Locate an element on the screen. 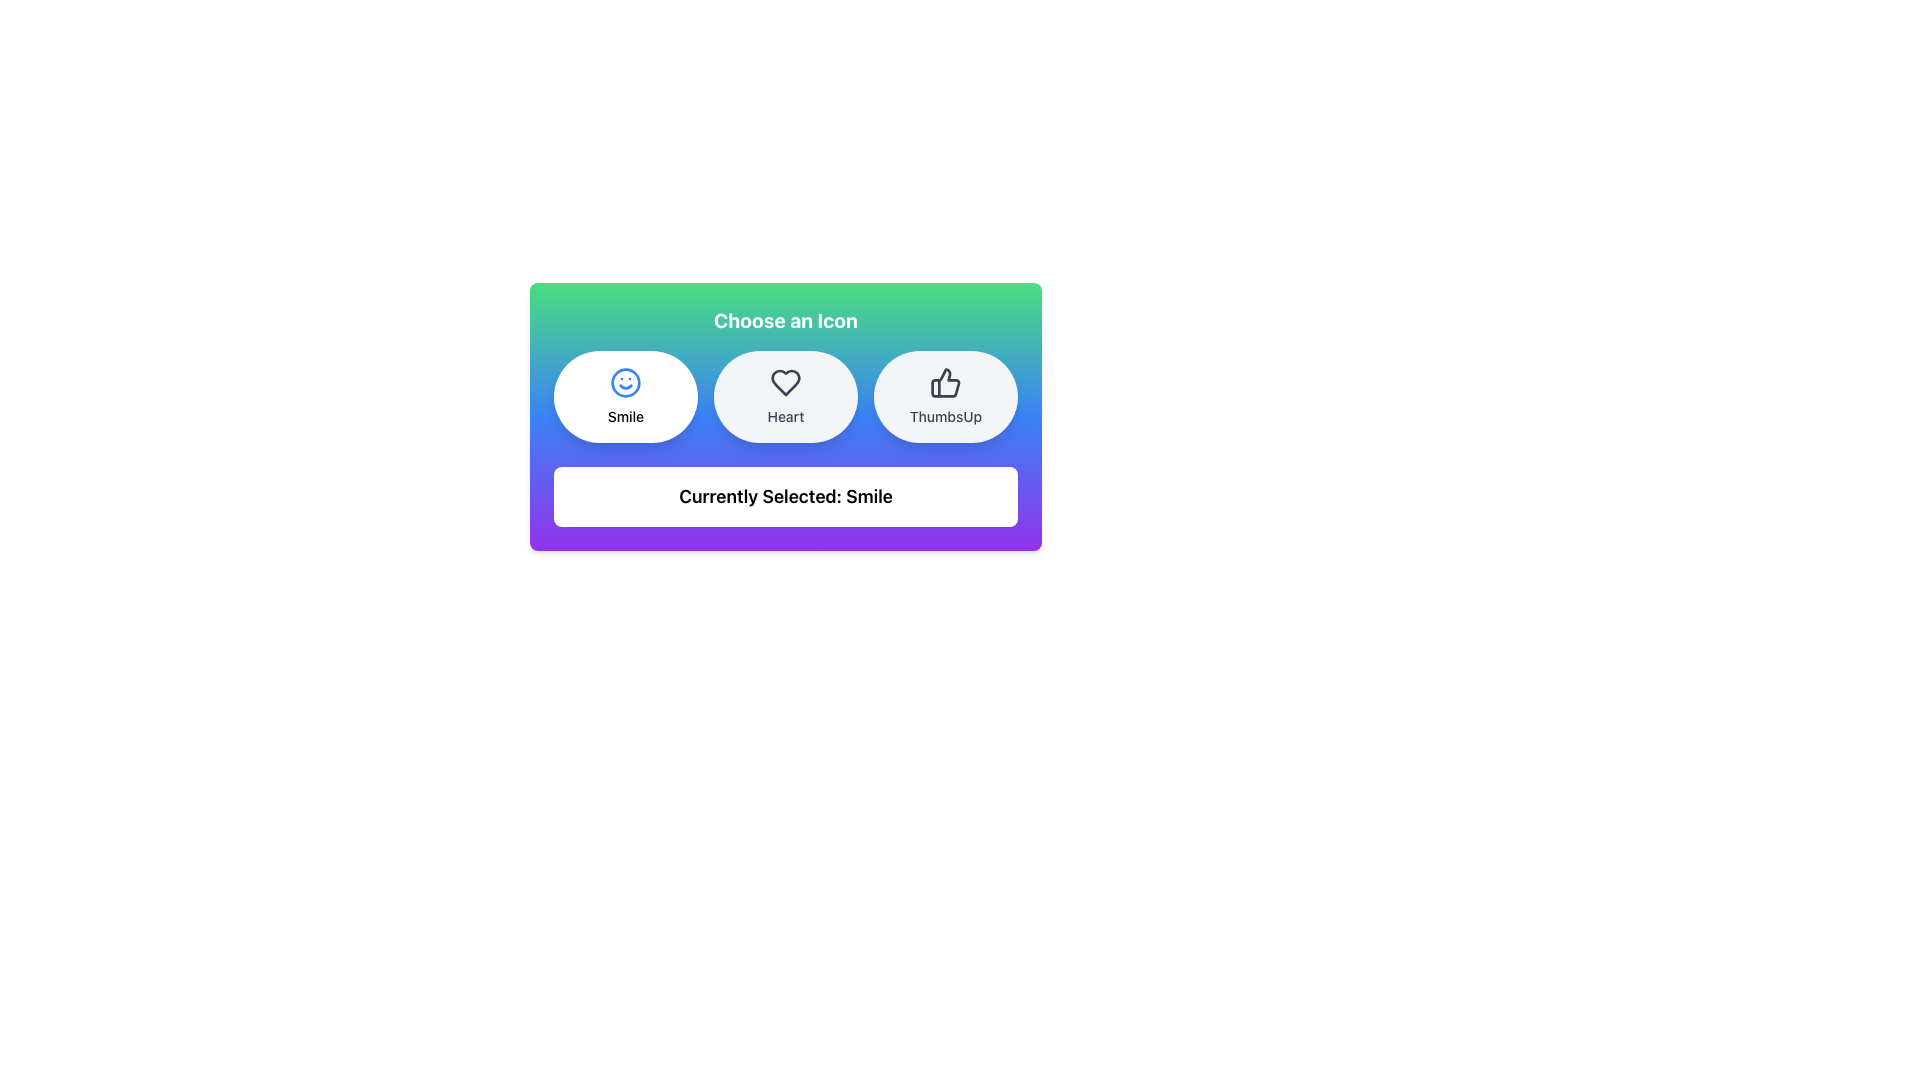  the 'Smile' button, which is the first element in a horizontal group of three interactive options is located at coordinates (624, 397).